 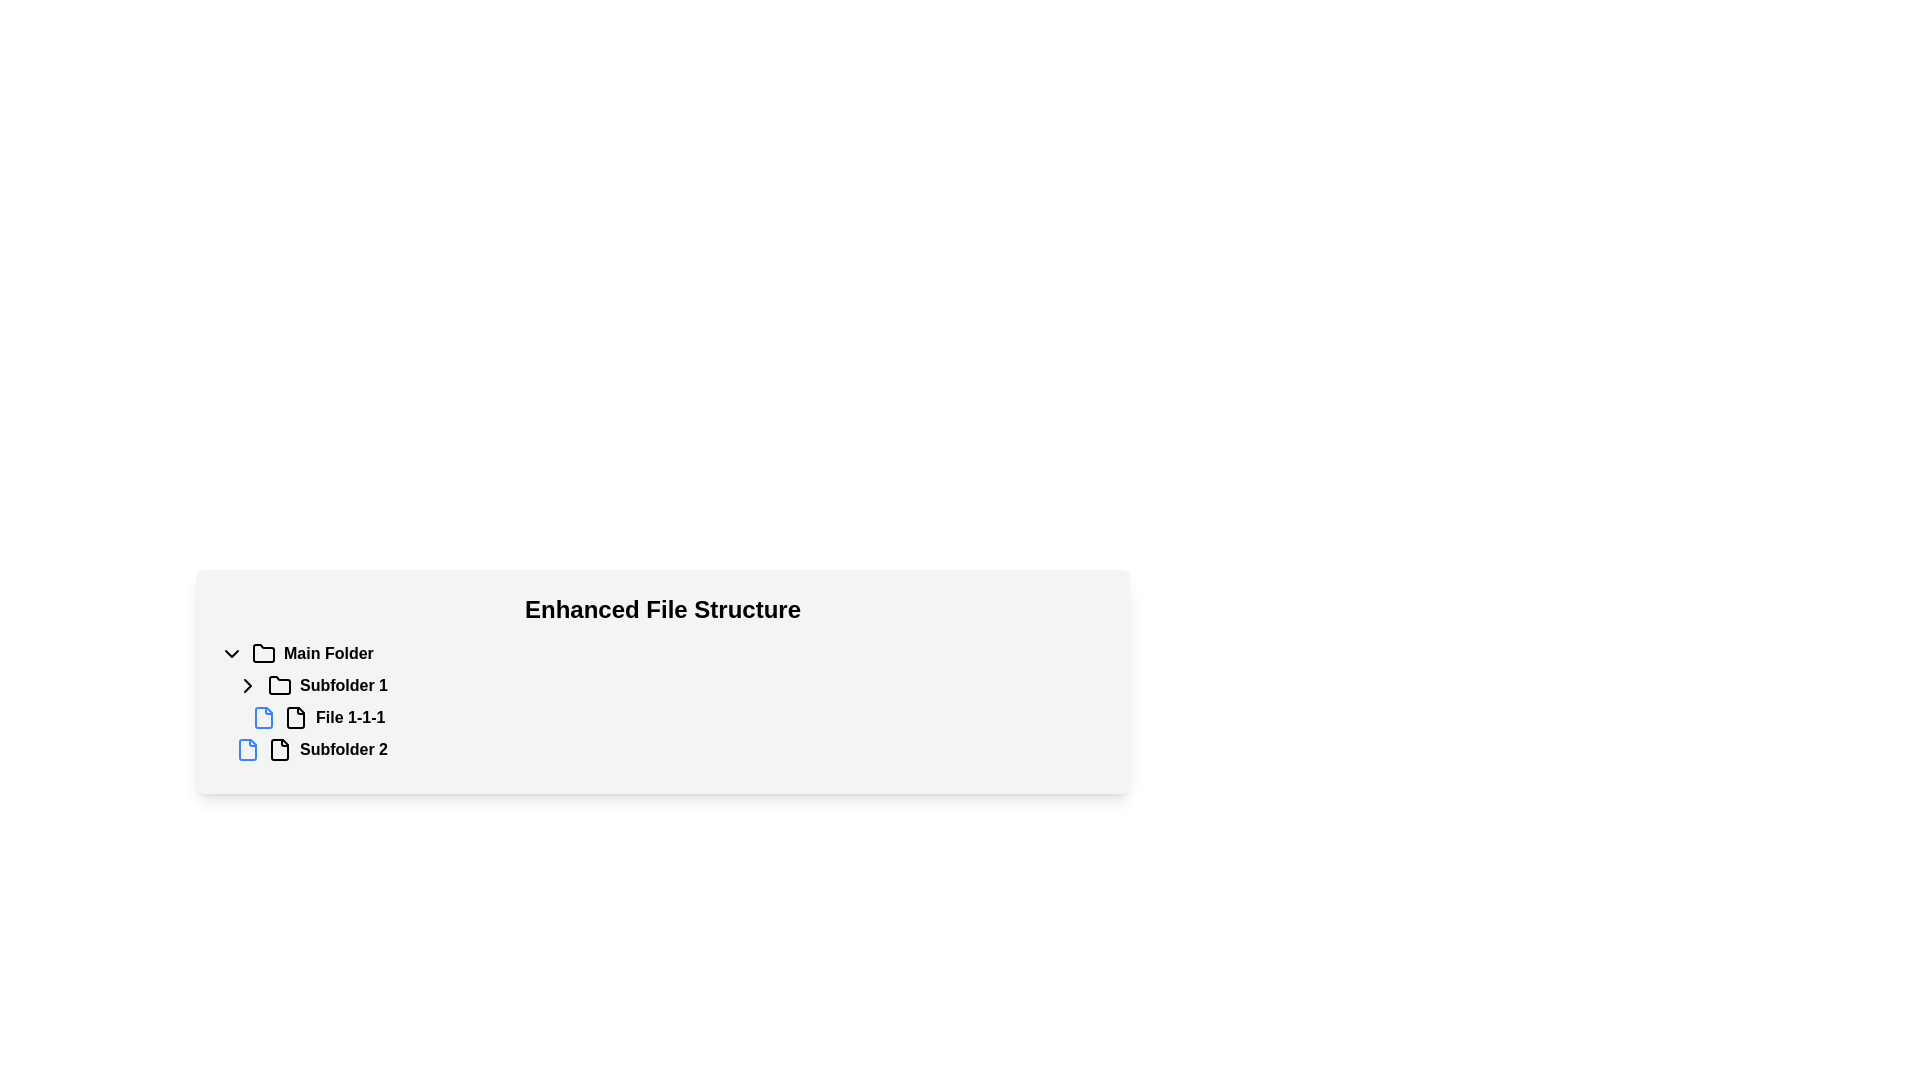 I want to click on the 'Subfolder 1' icon, which visually represents the subfolder item in the hierarchical folder structure, located in the center-right region of the interface, so click(x=278, y=685).